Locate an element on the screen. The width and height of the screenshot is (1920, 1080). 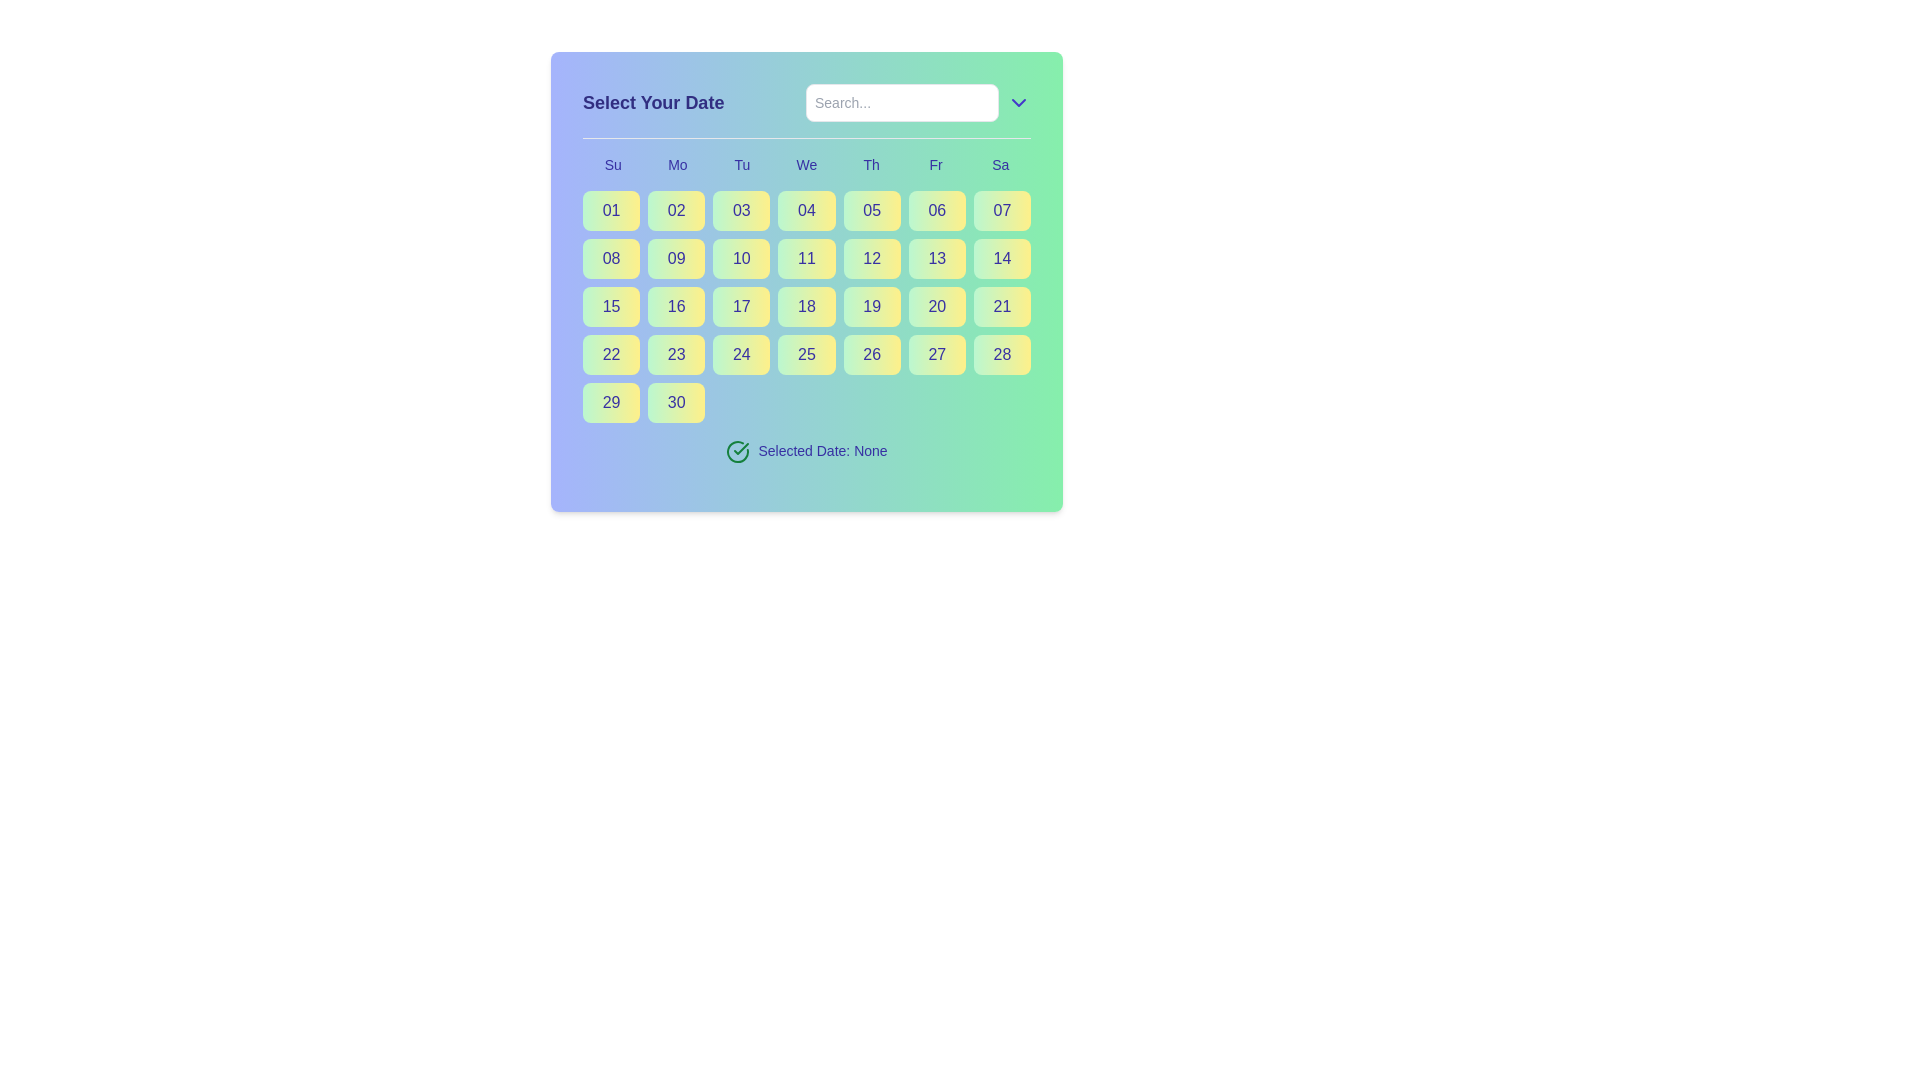
text label 'Mo' which indicates Monday in the calendar interface, positioned as the second item in the horizontal list of day labels is located at coordinates (677, 164).